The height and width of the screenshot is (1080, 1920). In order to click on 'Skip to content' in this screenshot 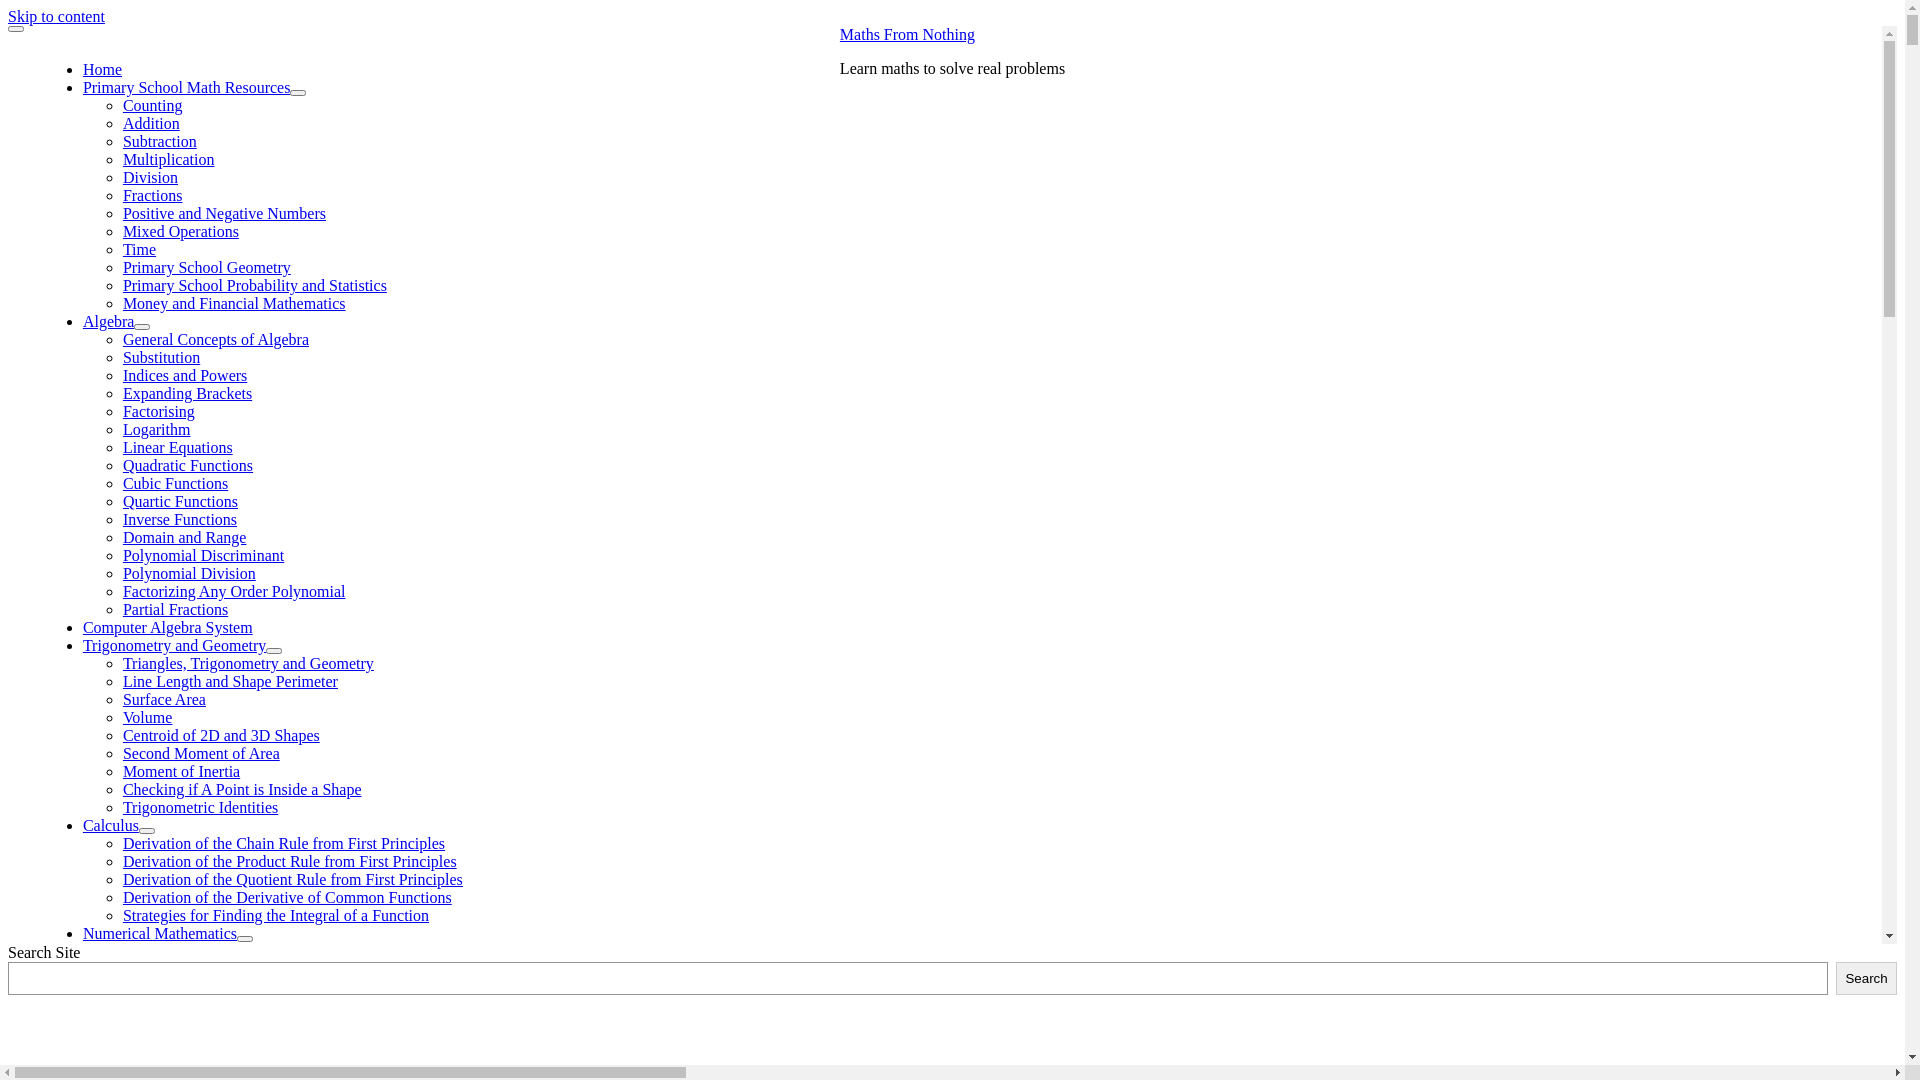, I will do `click(56, 16)`.